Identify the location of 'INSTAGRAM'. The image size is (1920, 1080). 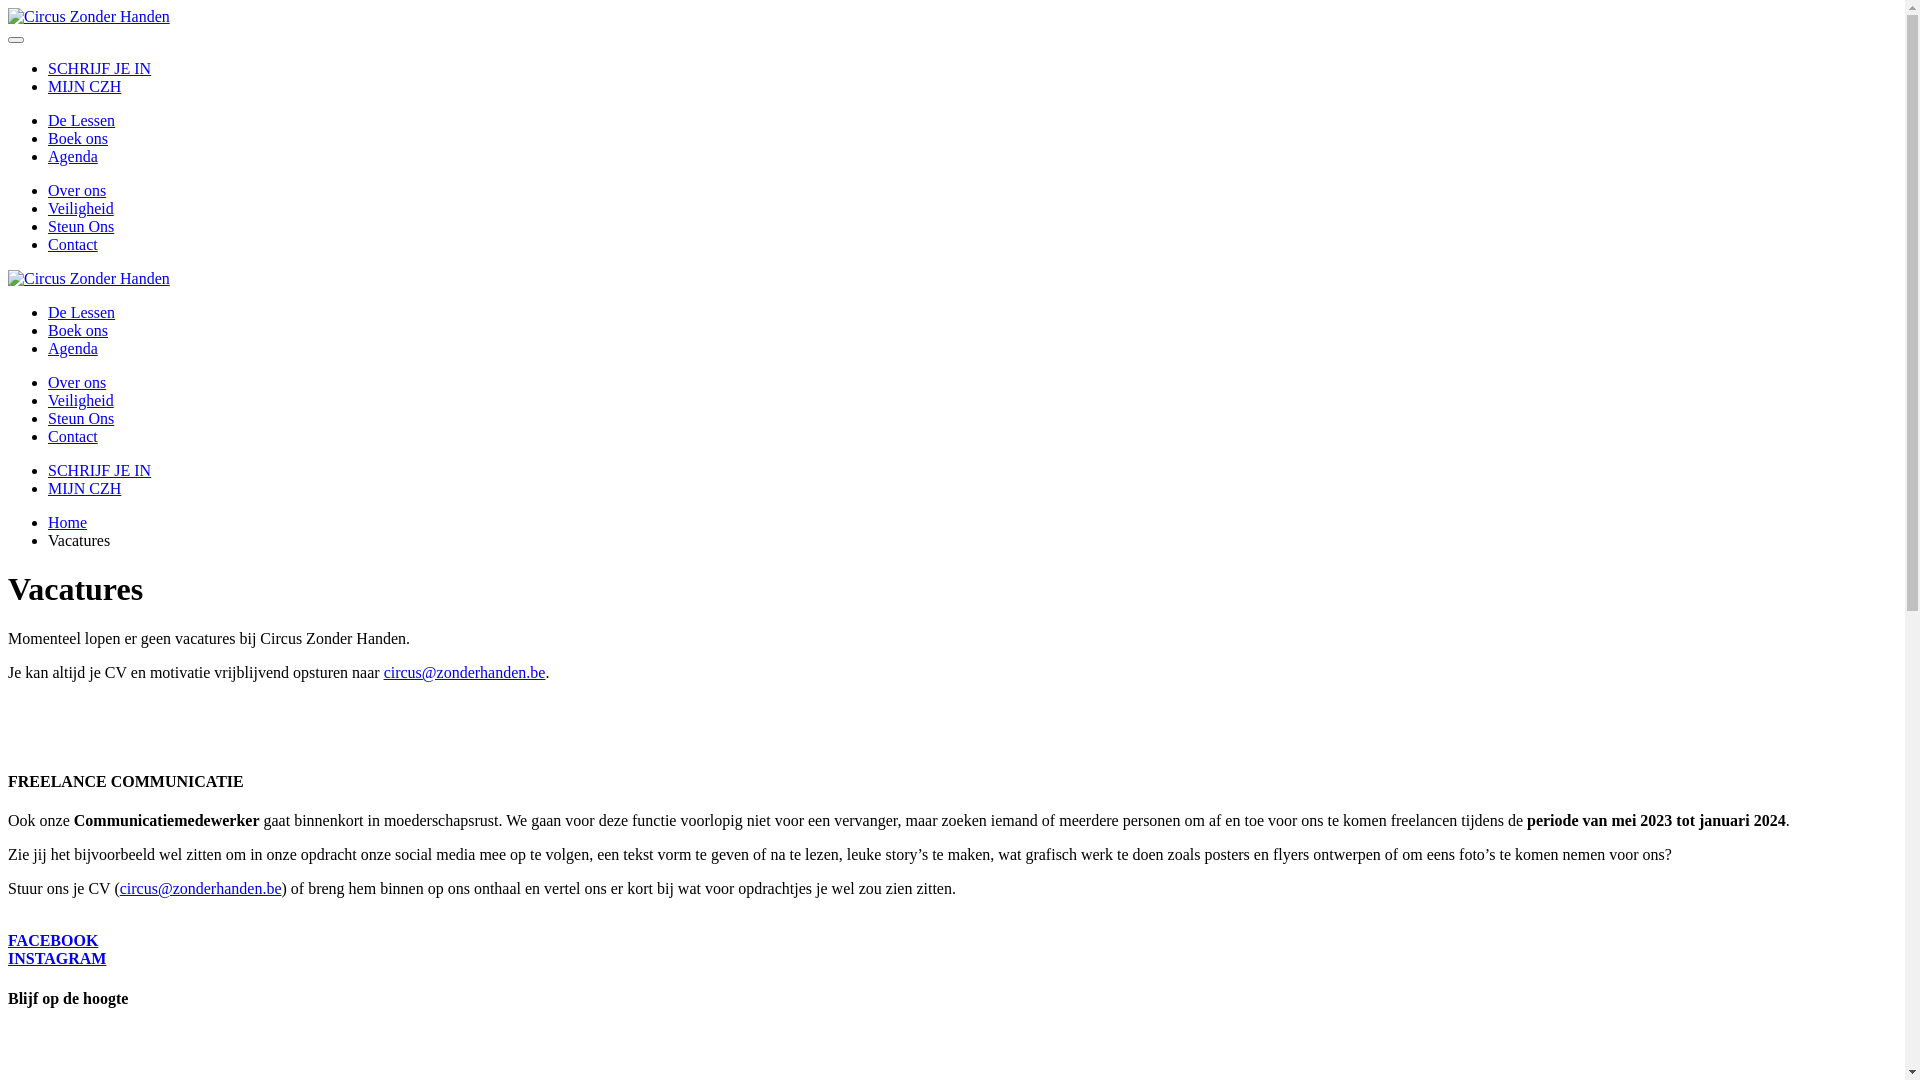
(57, 957).